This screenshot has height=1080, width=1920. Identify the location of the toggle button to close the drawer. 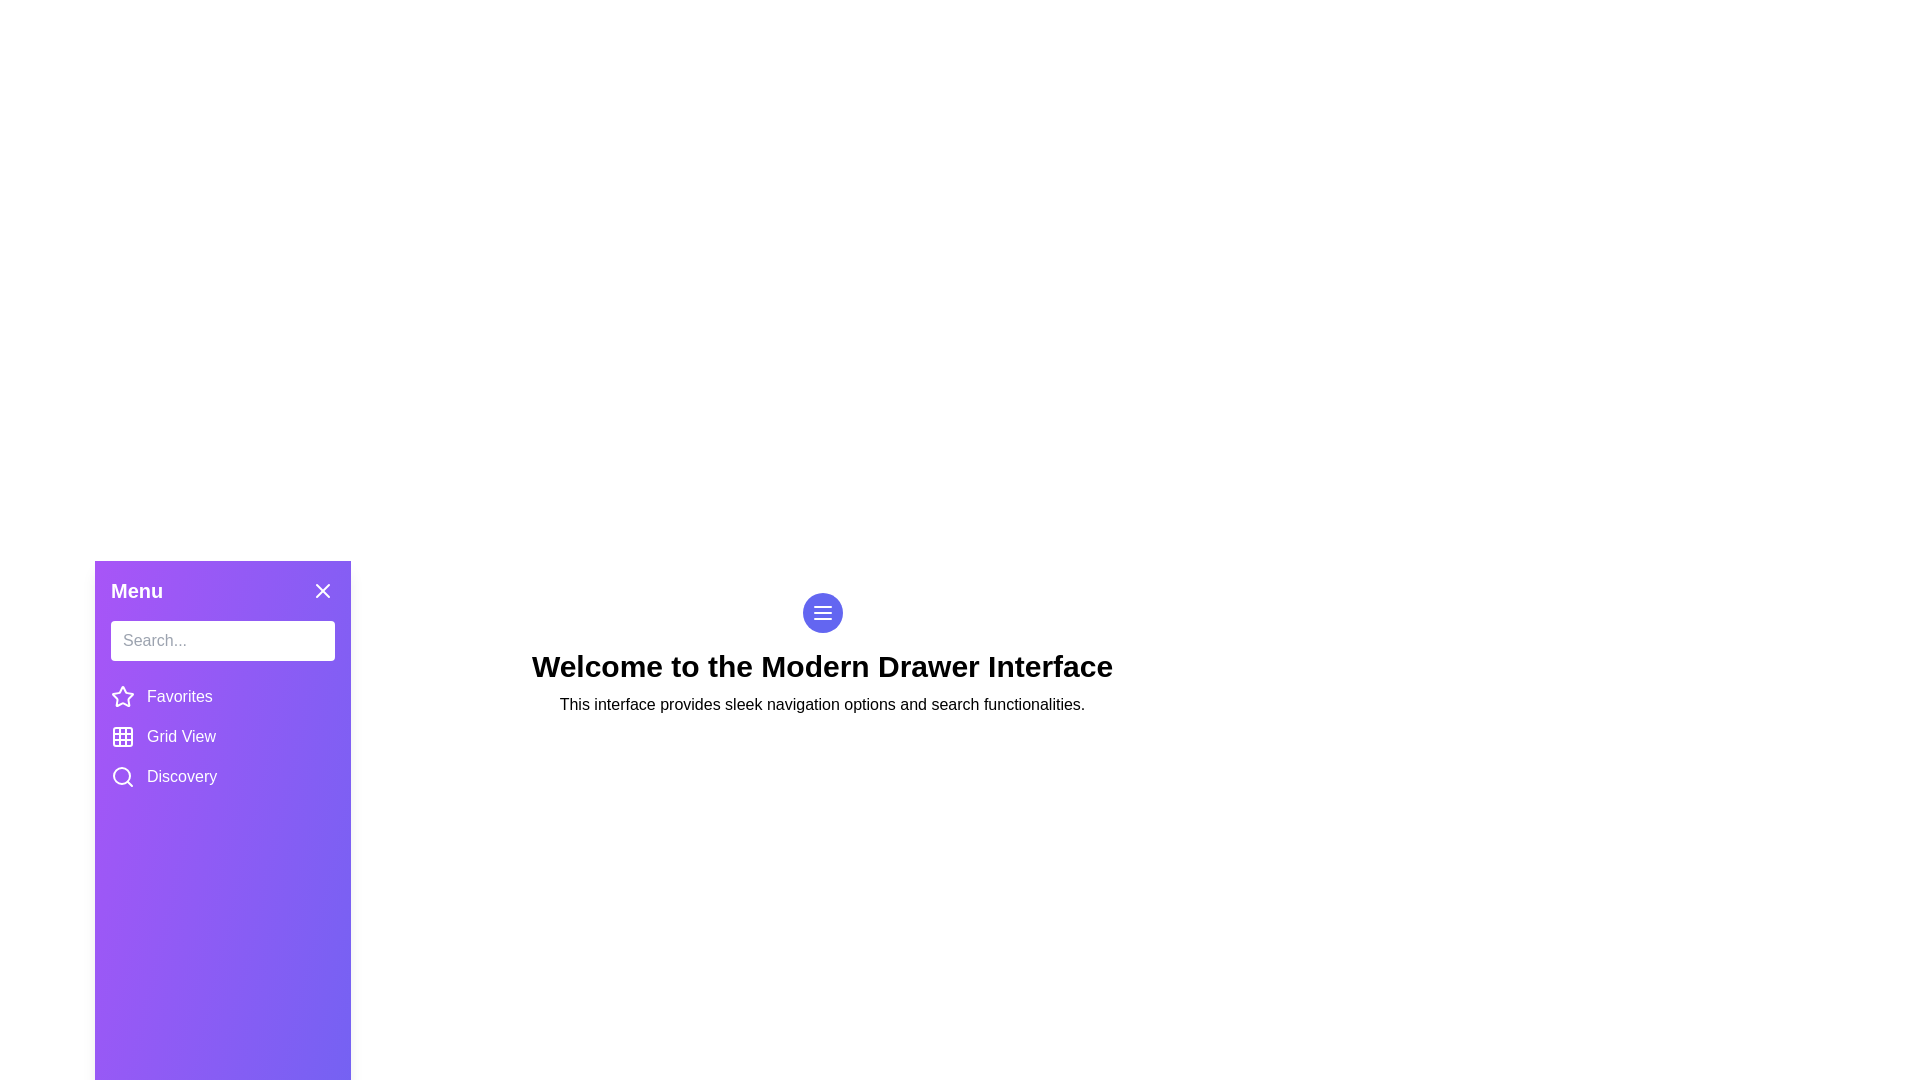
(822, 612).